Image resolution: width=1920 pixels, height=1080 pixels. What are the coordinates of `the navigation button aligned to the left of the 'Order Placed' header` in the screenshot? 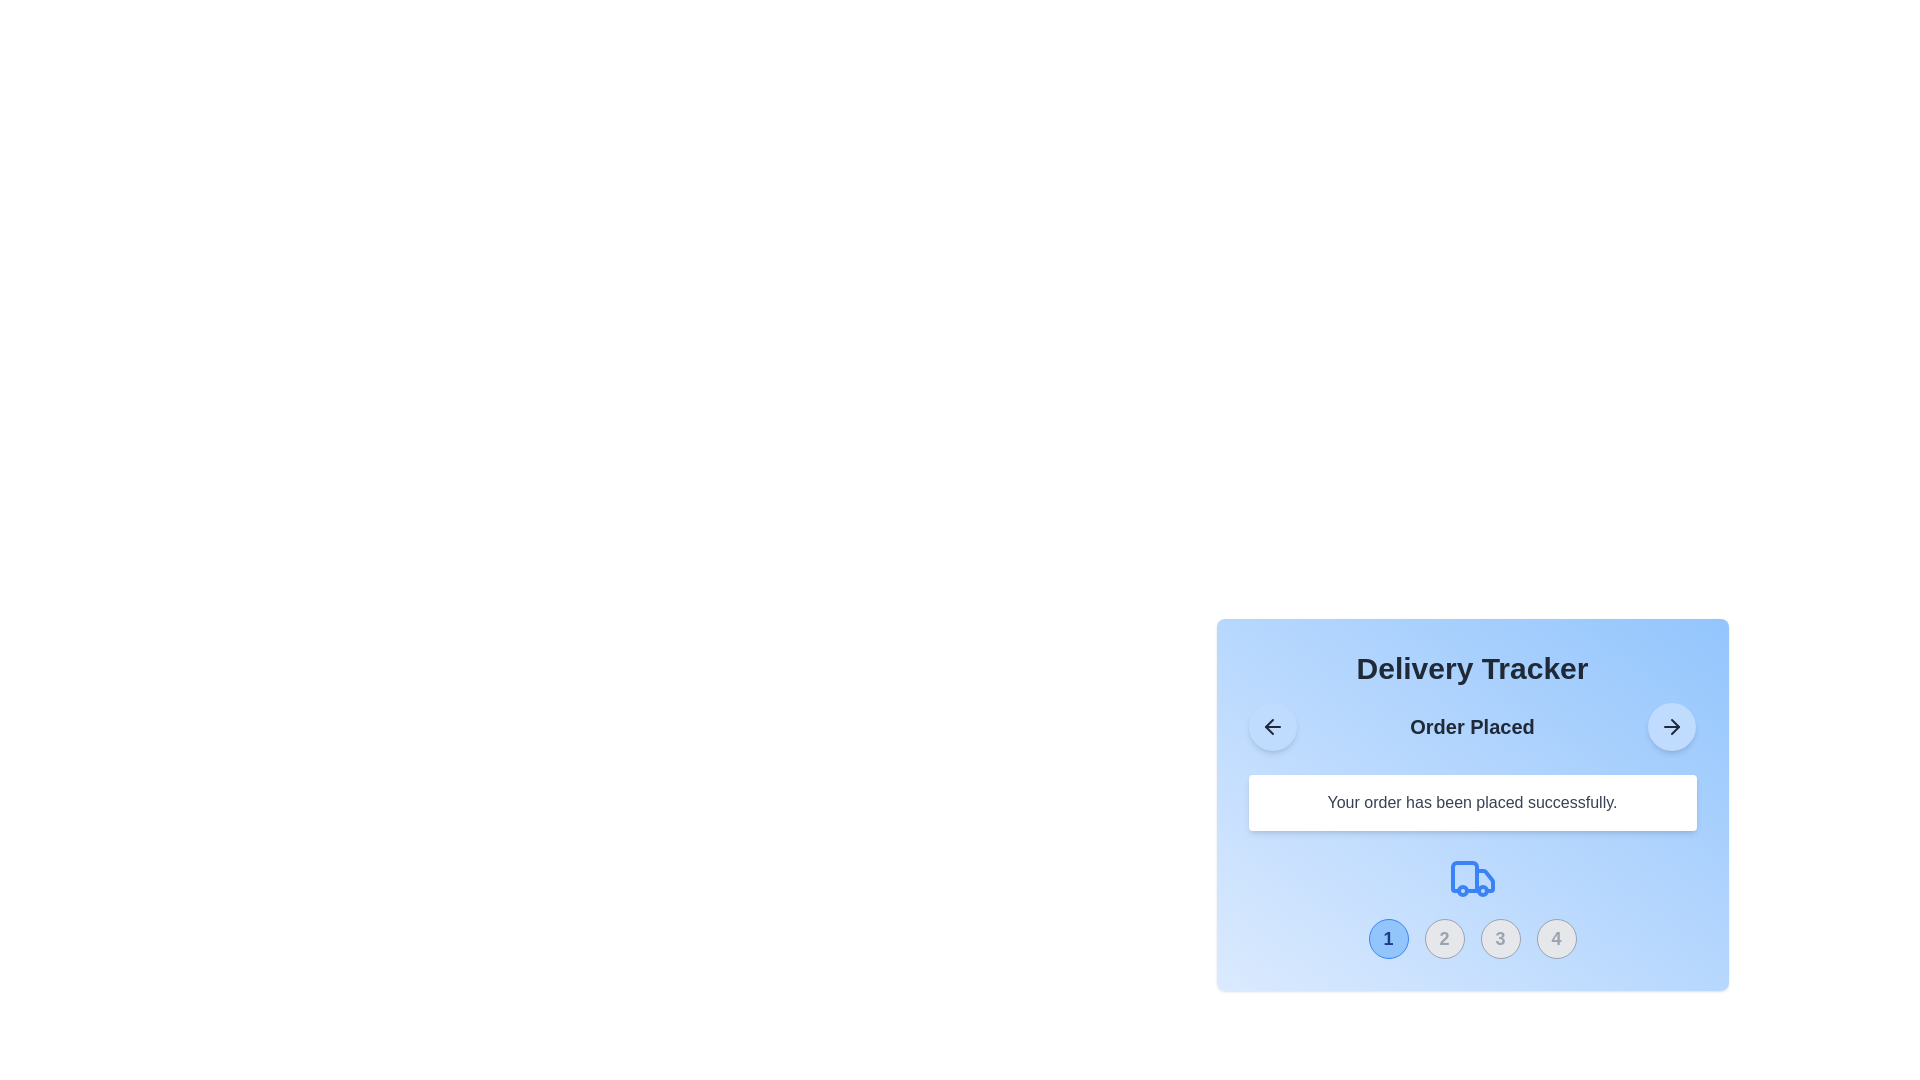 It's located at (1271, 726).